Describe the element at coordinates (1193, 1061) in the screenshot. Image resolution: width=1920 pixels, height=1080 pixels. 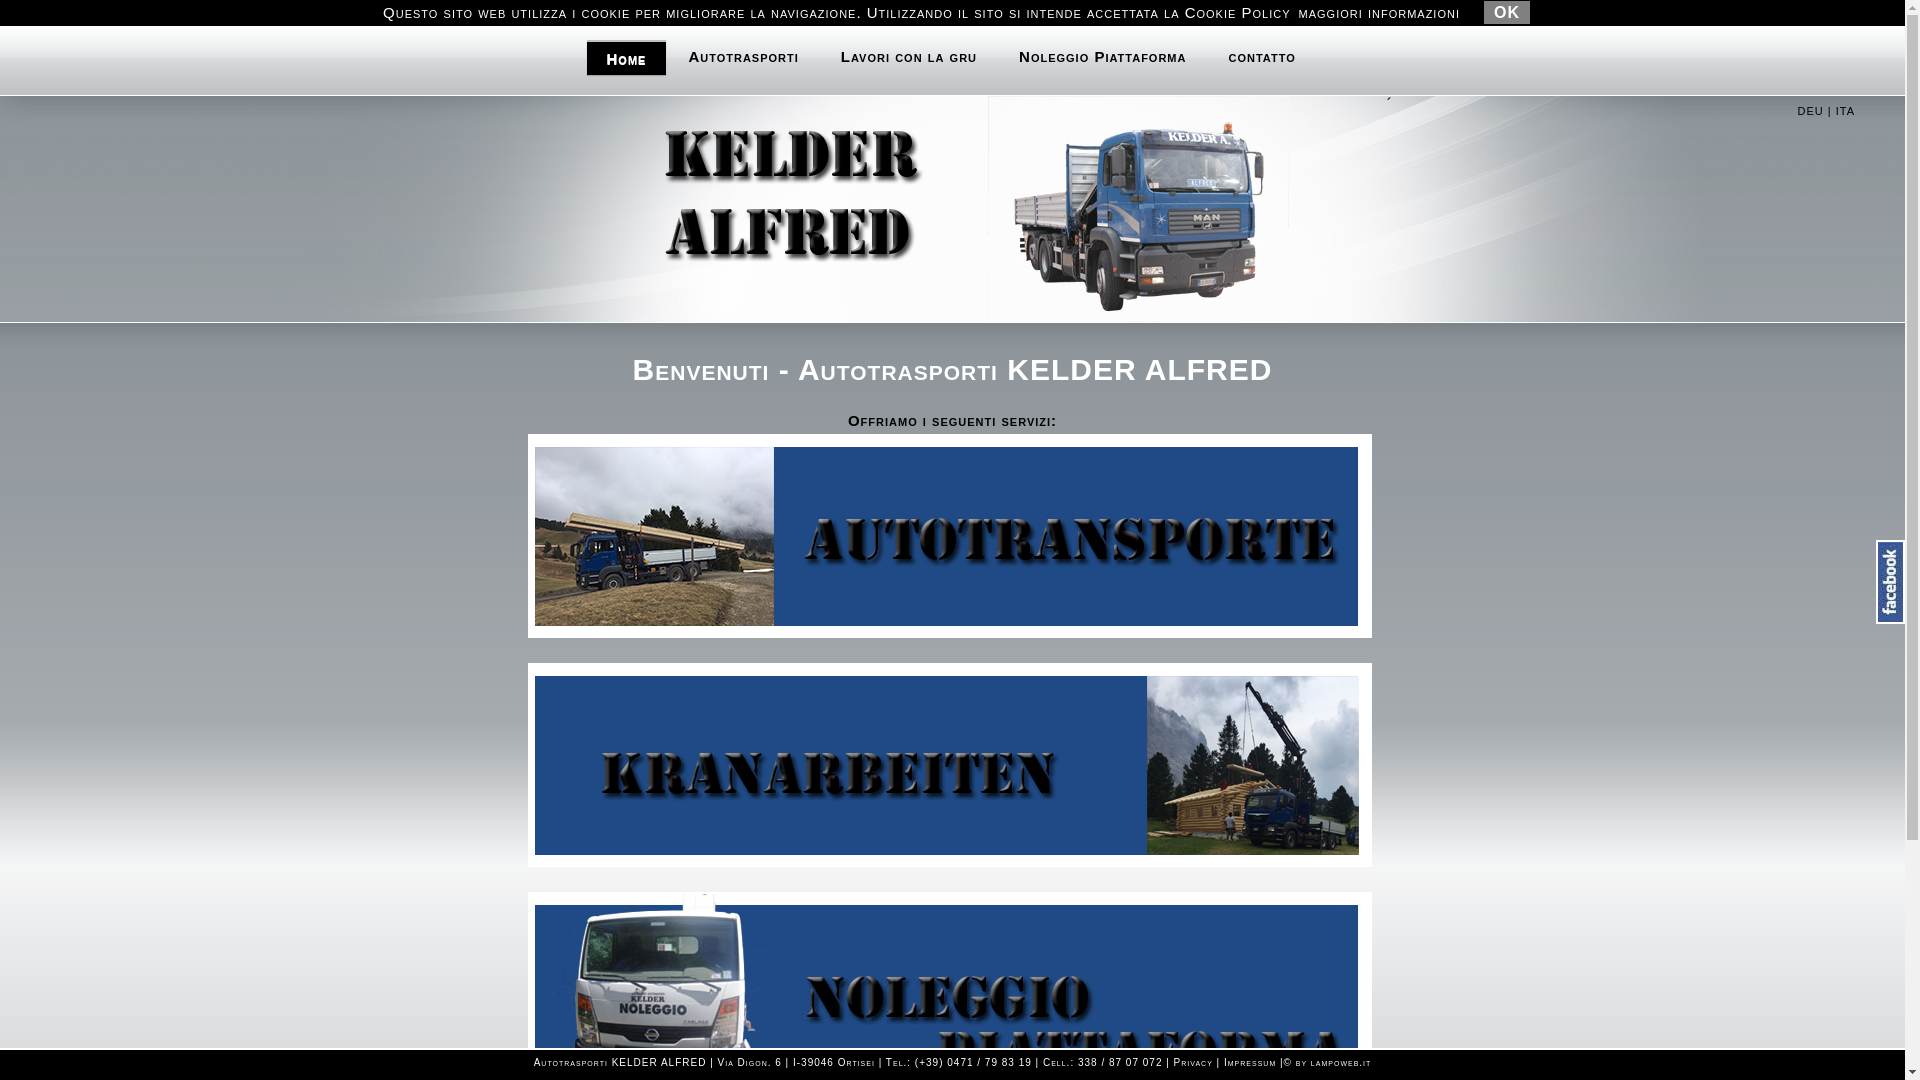
I see `'Privacy'` at that location.